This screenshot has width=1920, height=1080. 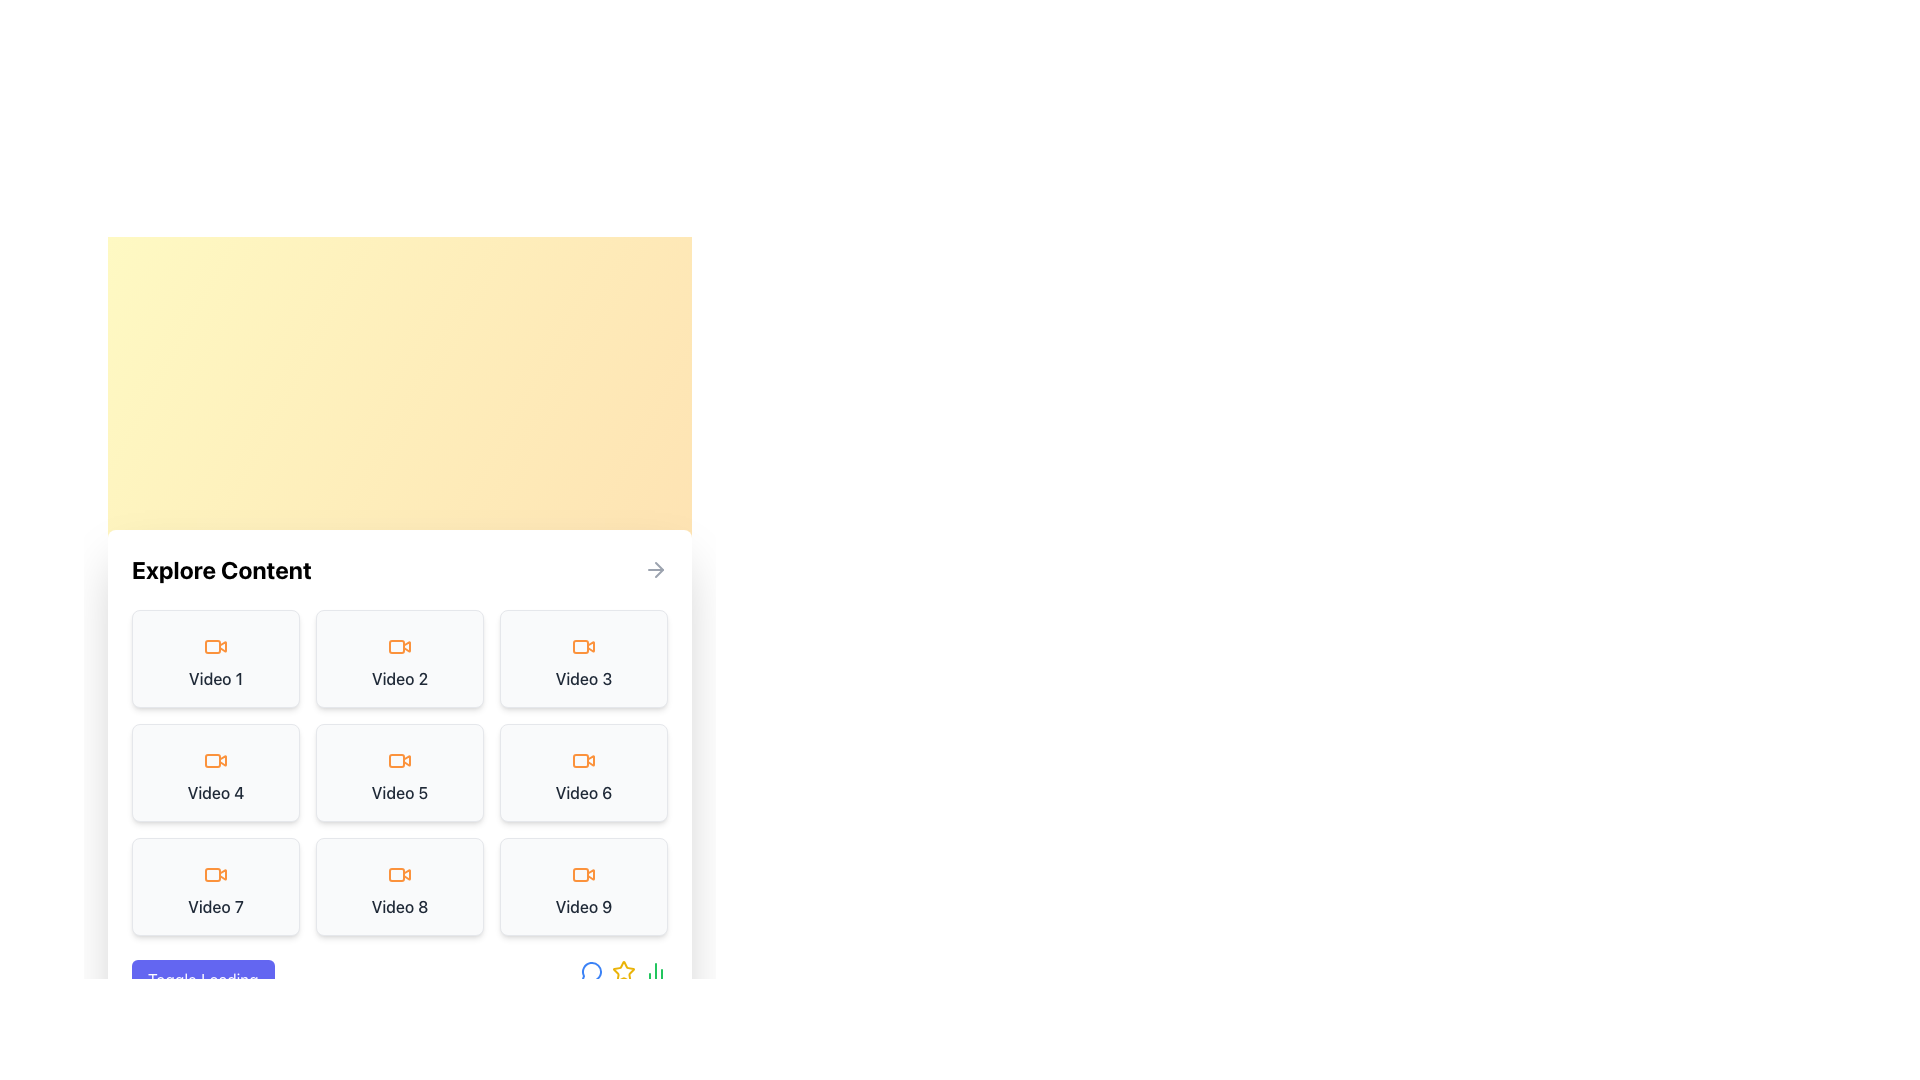 What do you see at coordinates (583, 906) in the screenshot?
I see `static text label 'Video 9' located at the bottom-right corner of the 3x3 grid of video items` at bounding box center [583, 906].